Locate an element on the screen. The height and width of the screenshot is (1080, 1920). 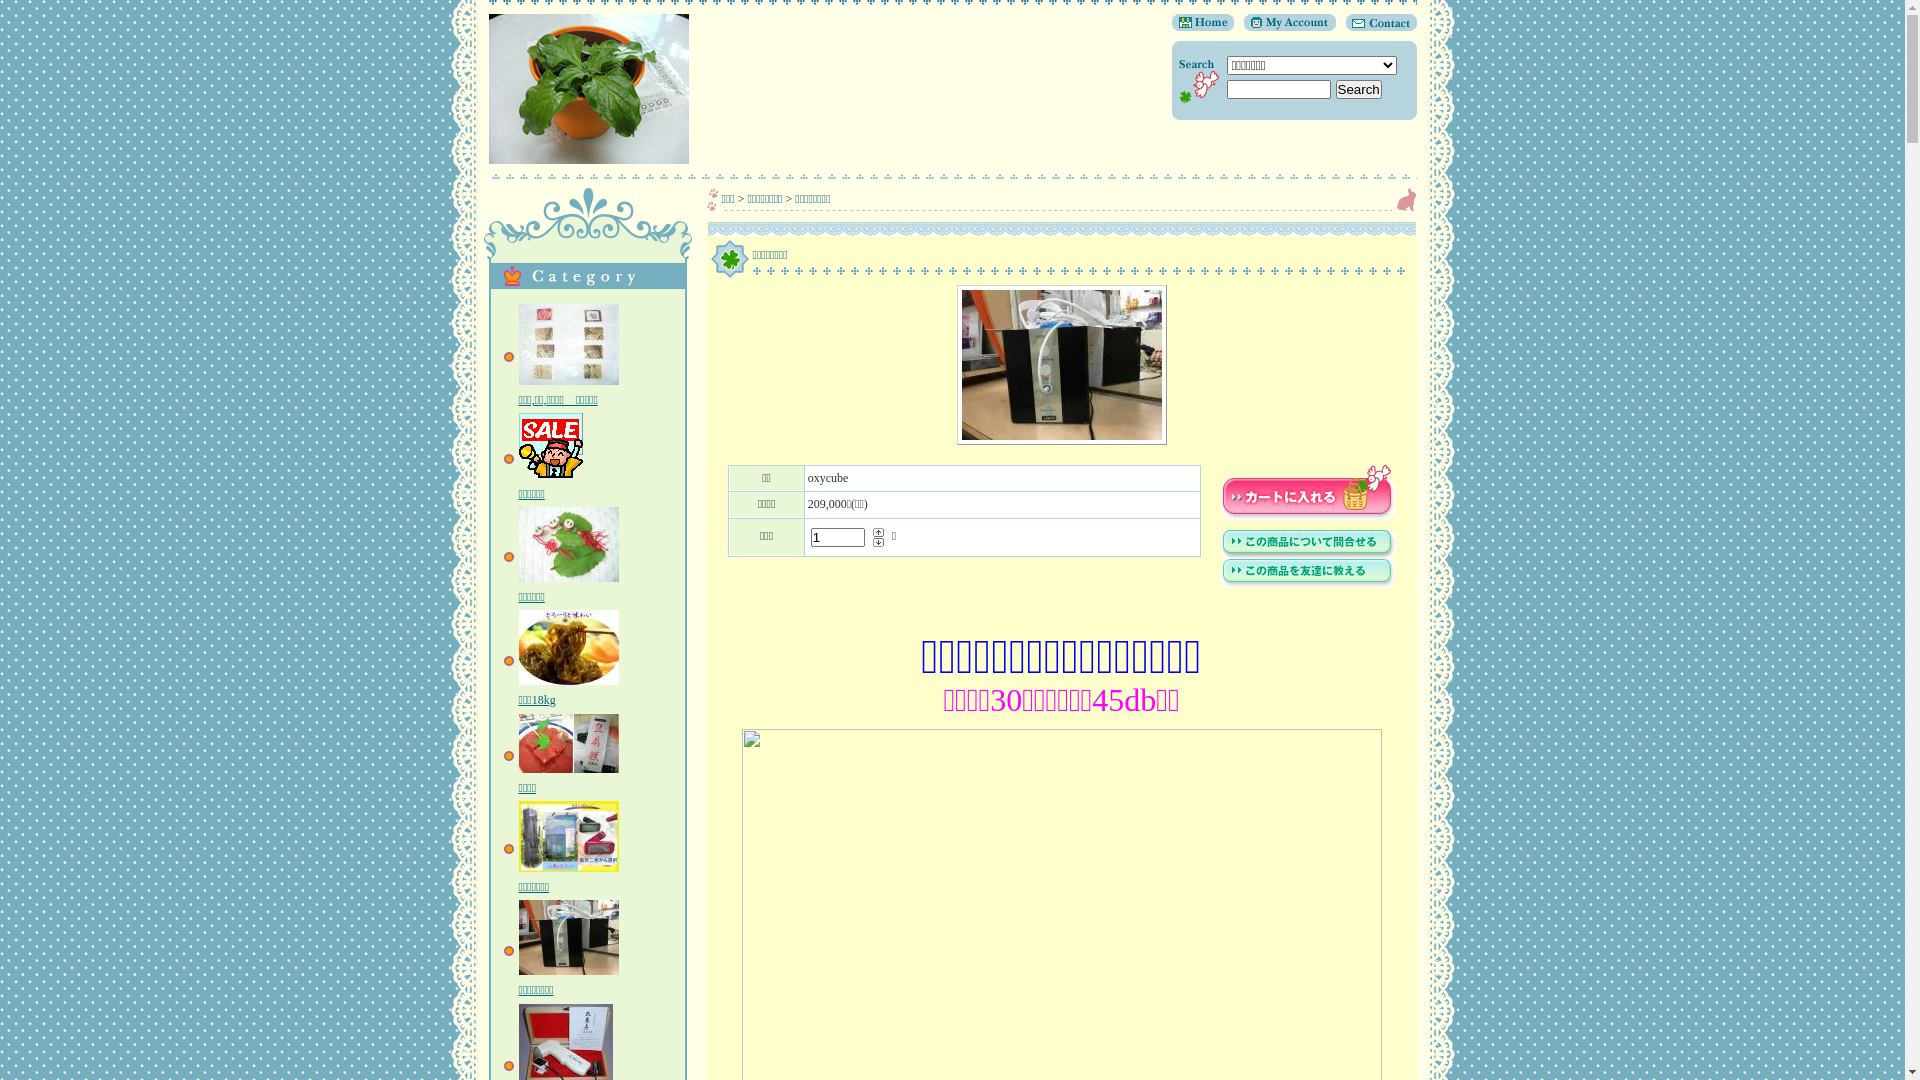
'Search' is located at coordinates (1335, 88).